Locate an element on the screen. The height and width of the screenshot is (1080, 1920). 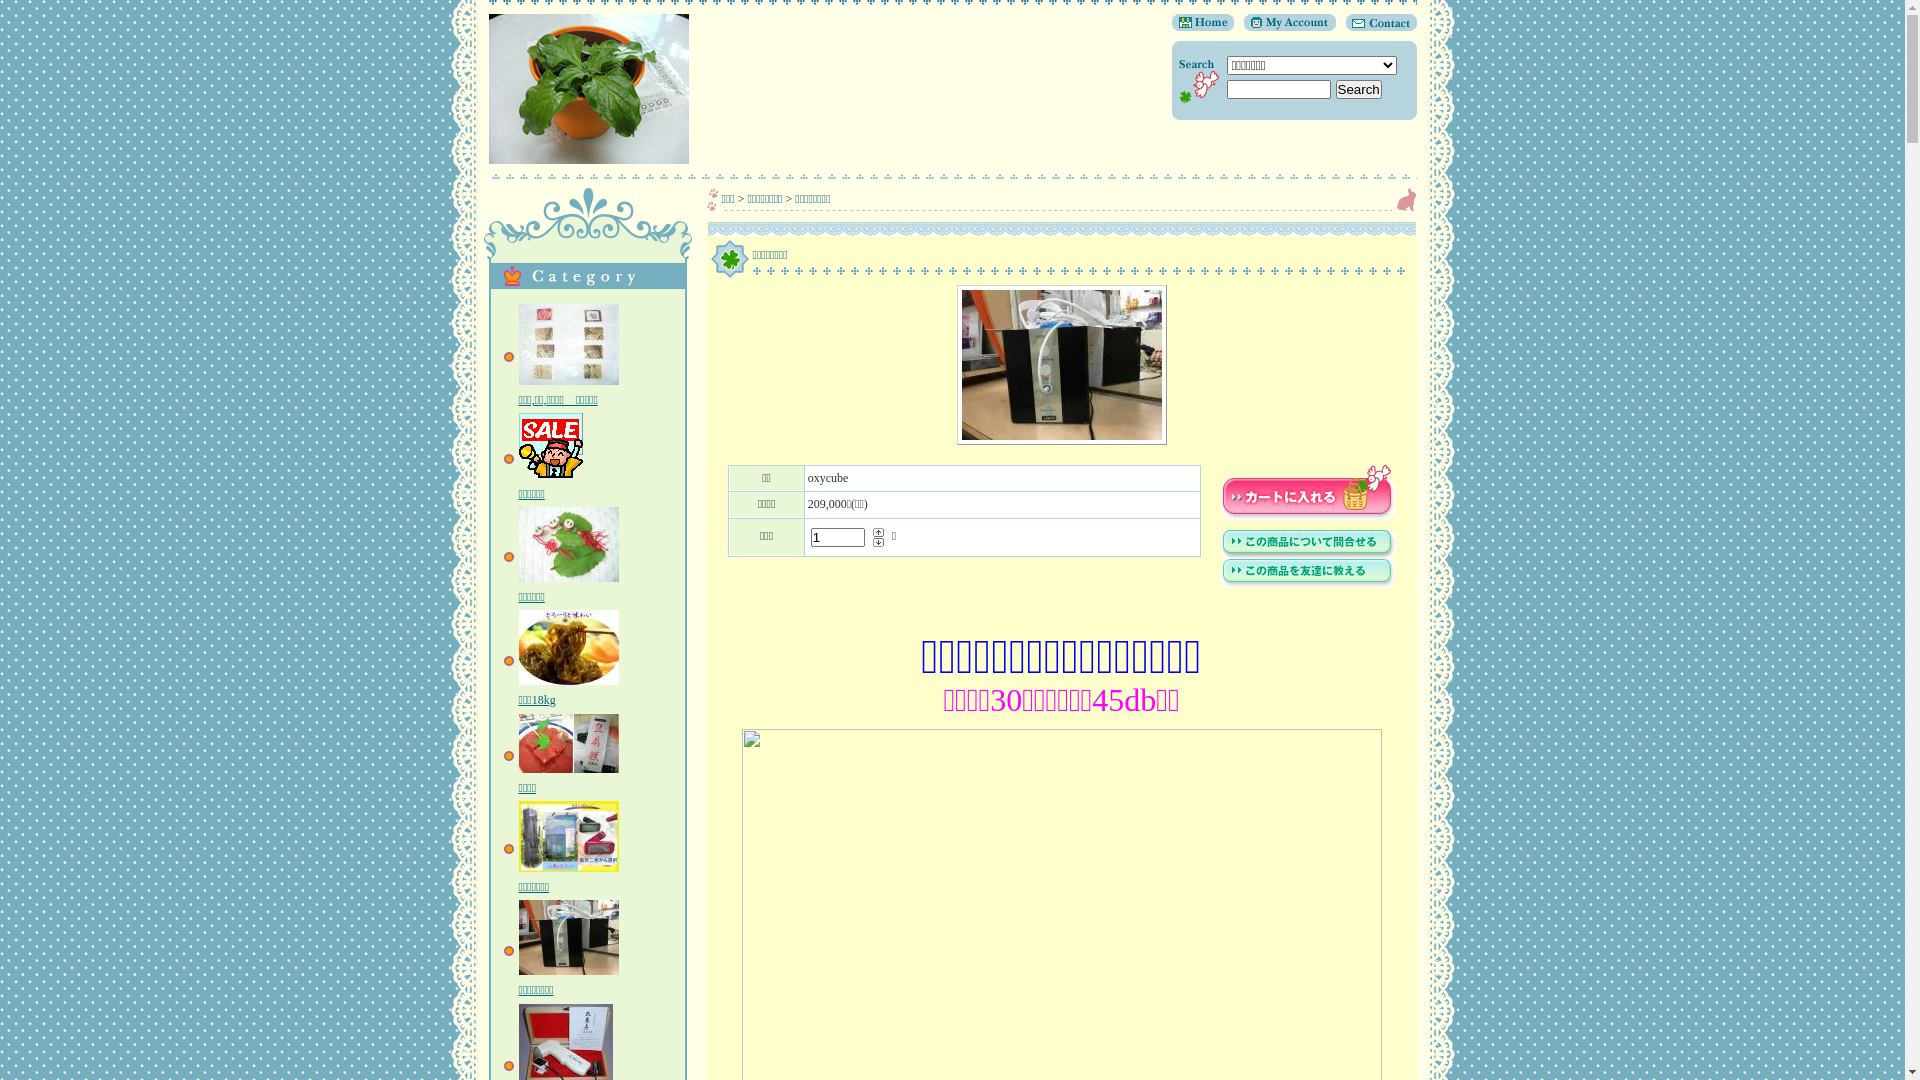
'Search' is located at coordinates (1335, 88).